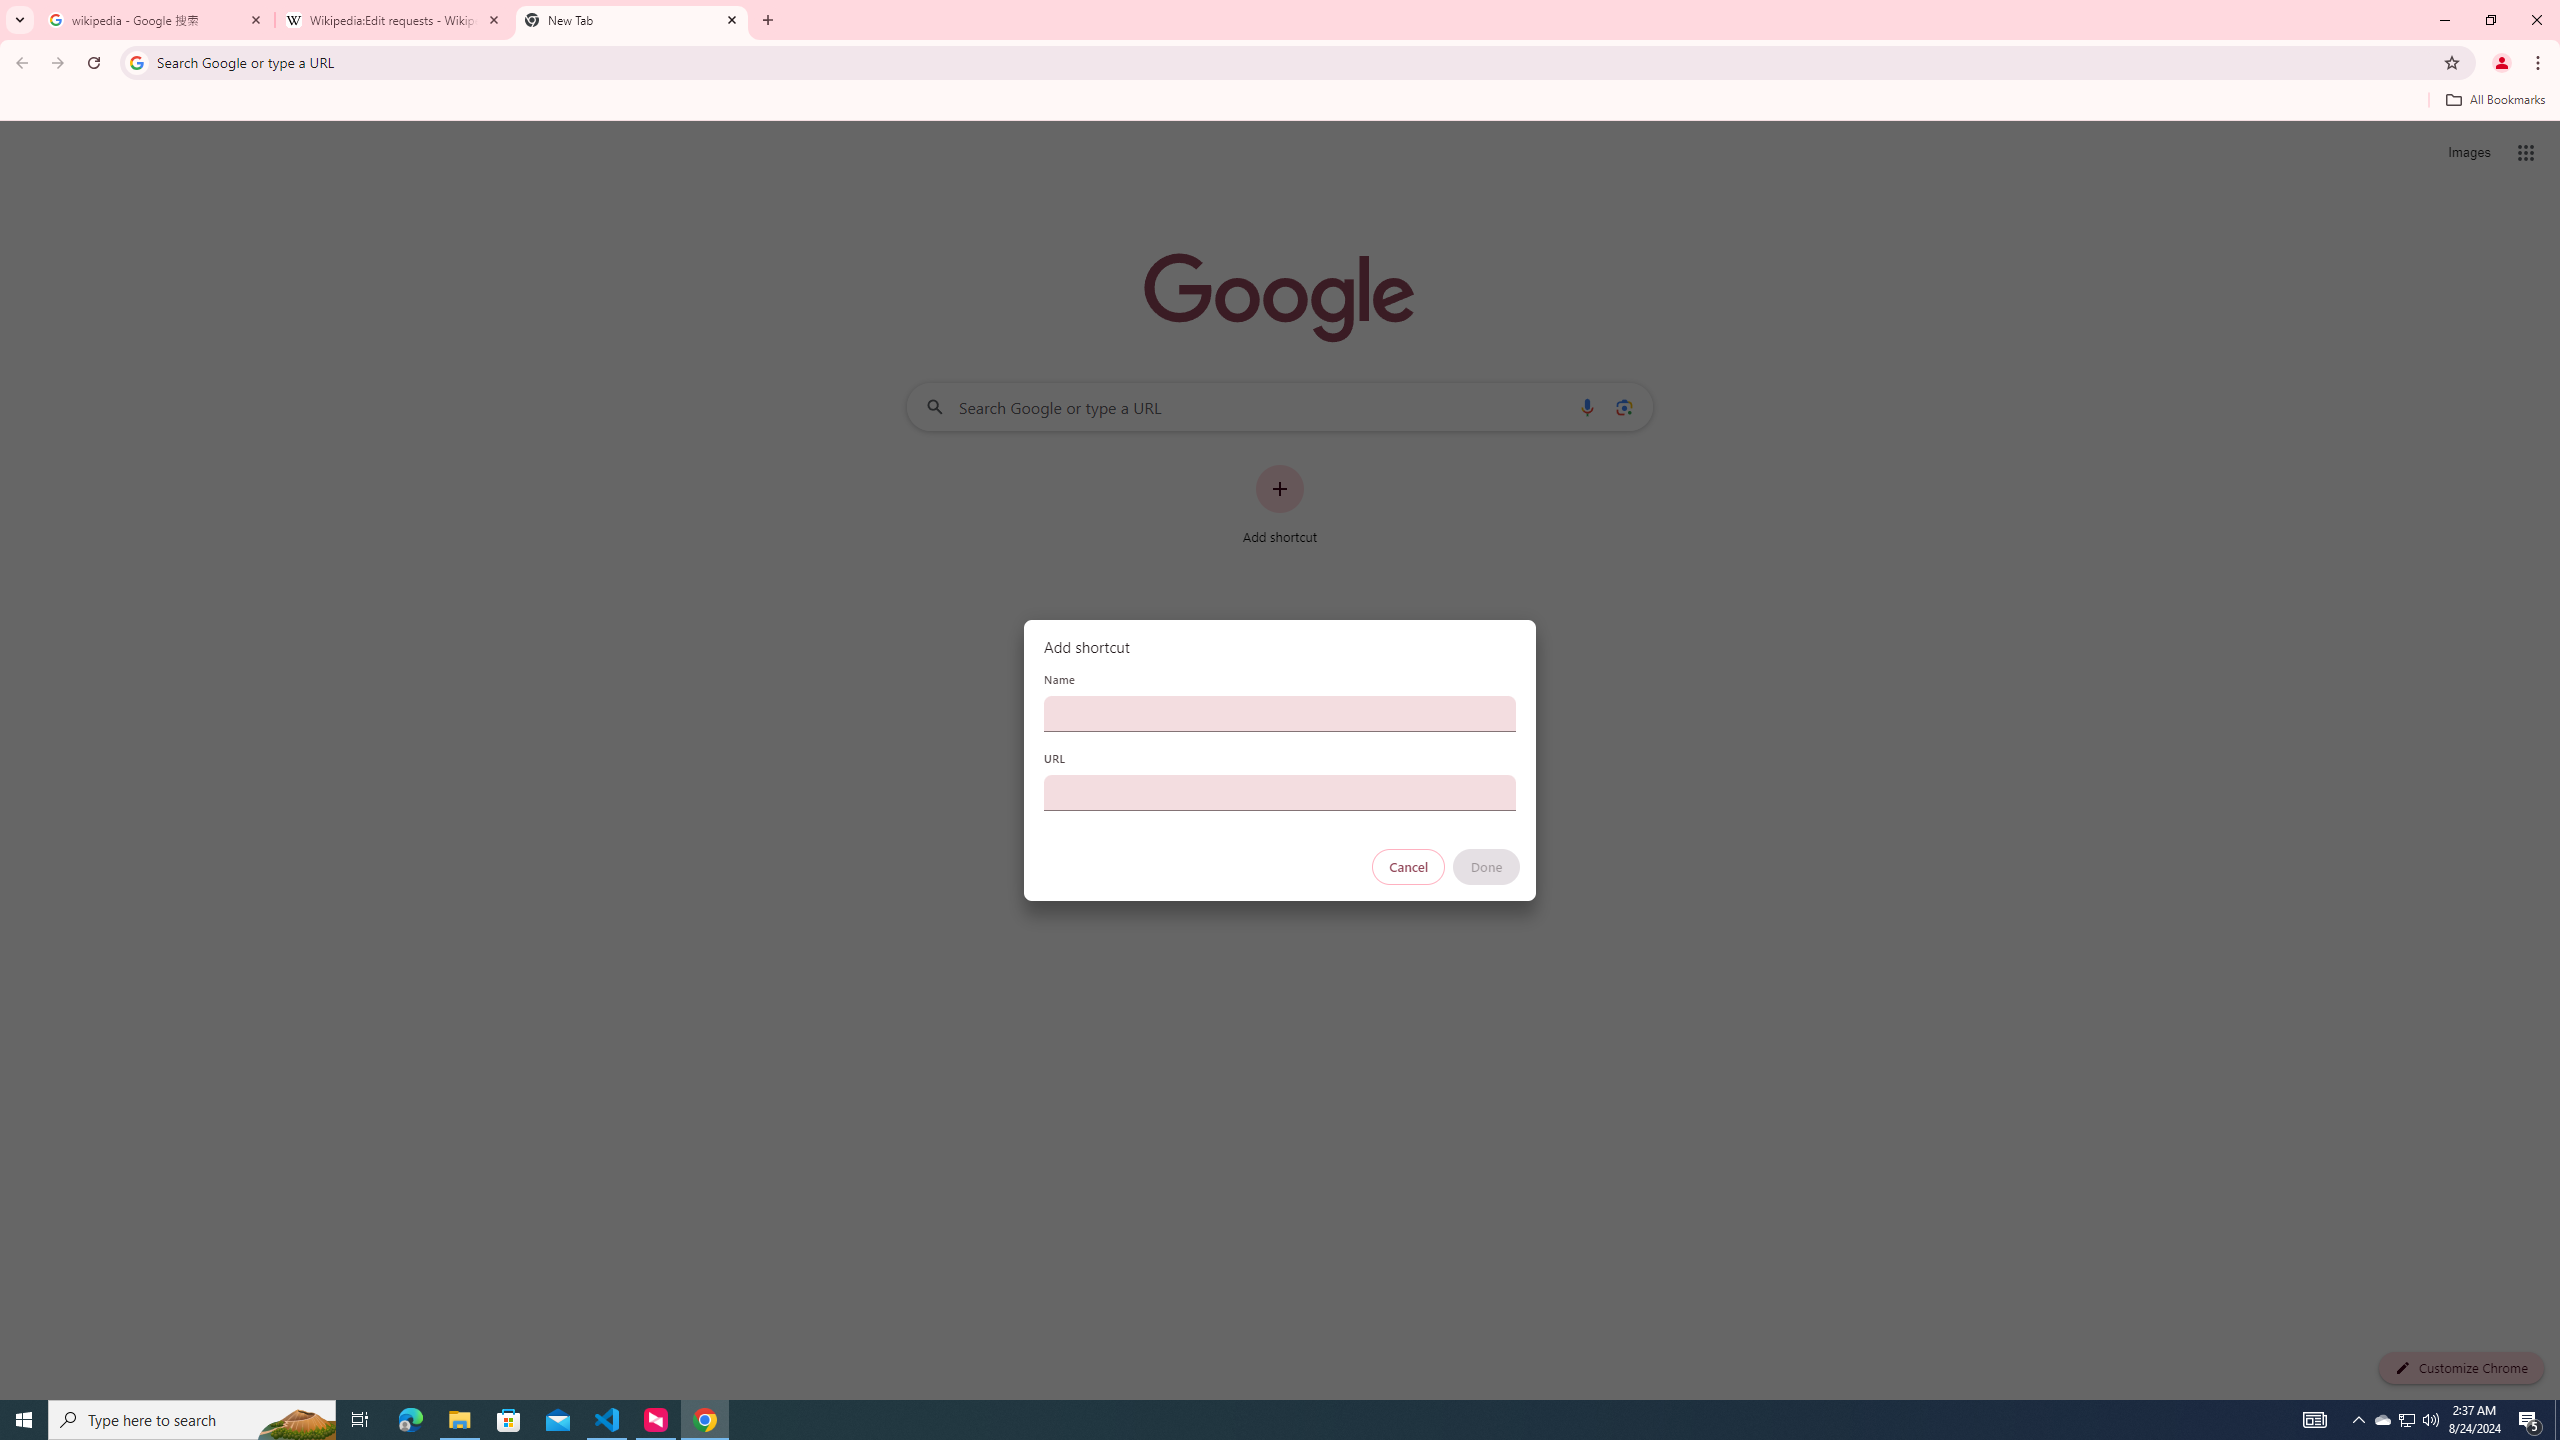 Image resolution: width=2560 pixels, height=1440 pixels. I want to click on 'Wikipedia:Edit requests - Wikipedia', so click(394, 19).